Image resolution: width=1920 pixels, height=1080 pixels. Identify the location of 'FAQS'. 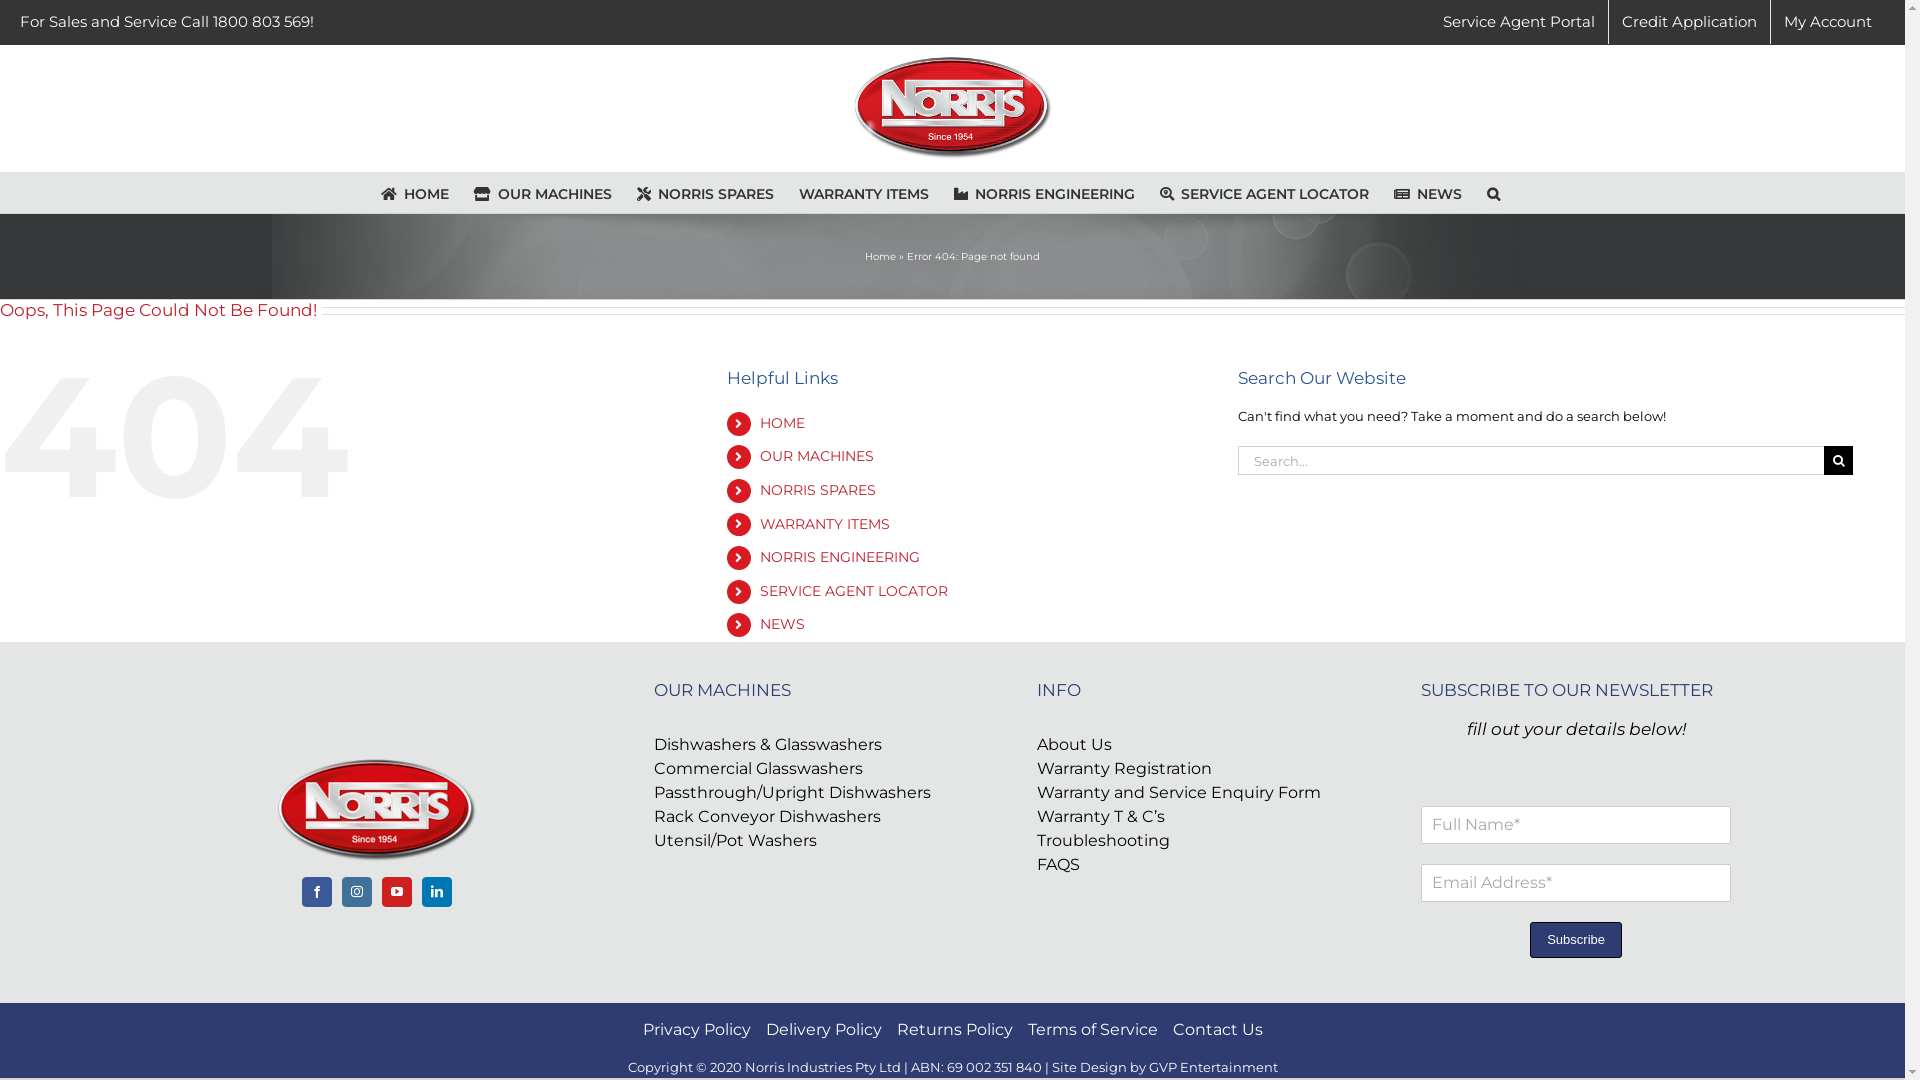
(1191, 863).